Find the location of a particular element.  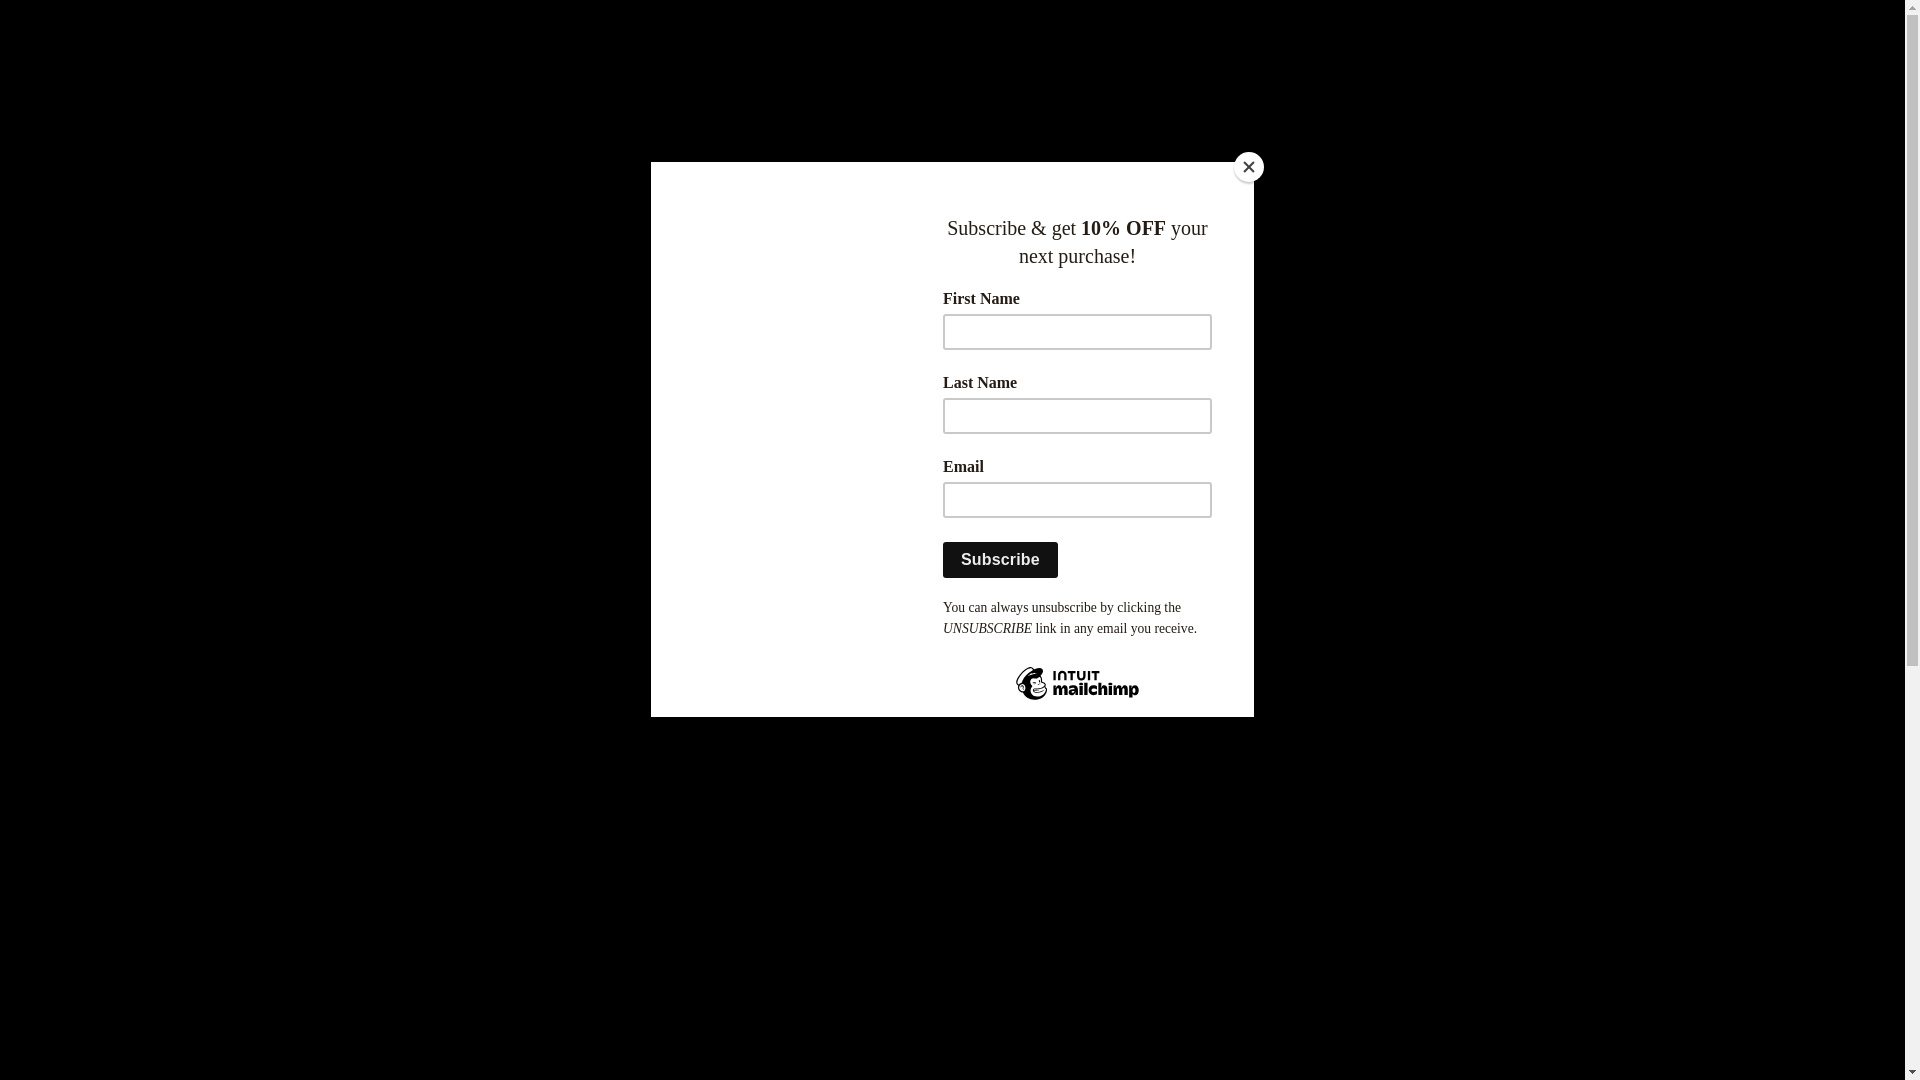

'NEW' is located at coordinates (541, 414).